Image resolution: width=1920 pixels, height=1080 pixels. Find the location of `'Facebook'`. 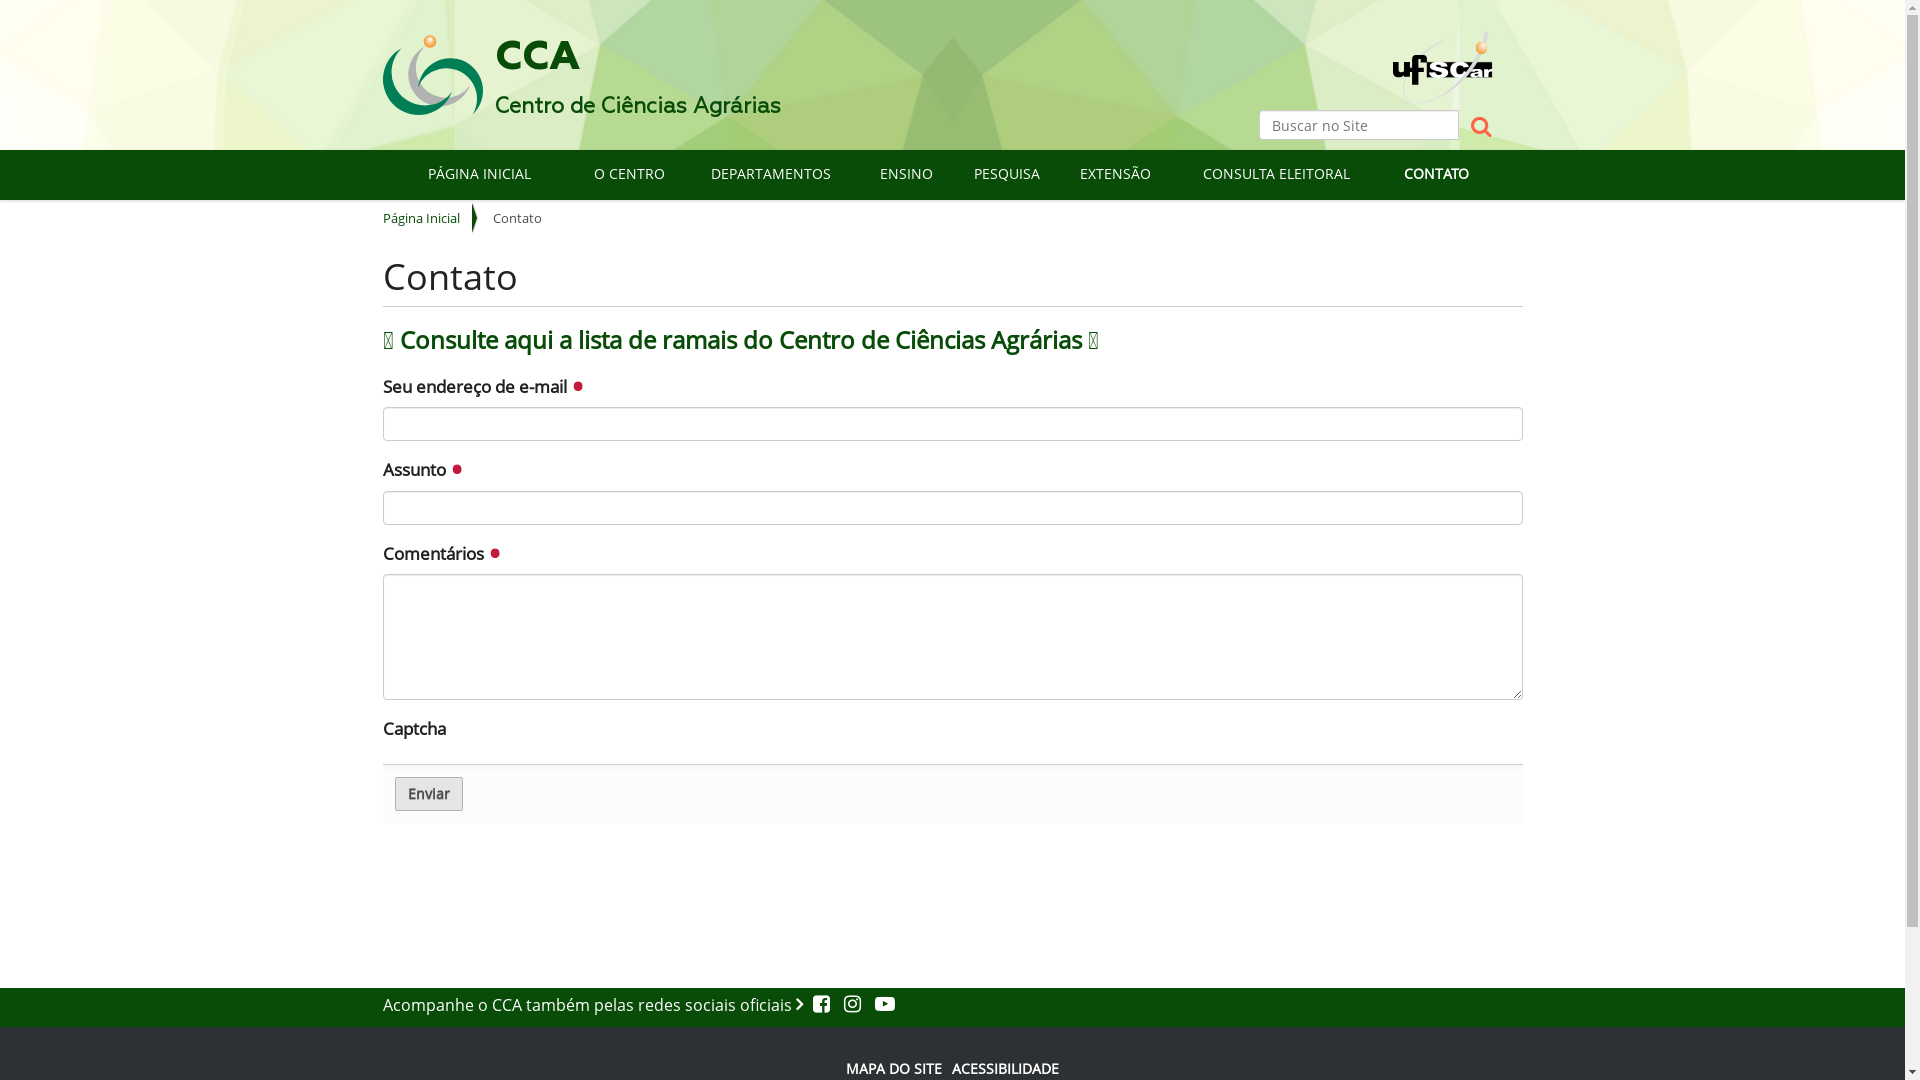

'Facebook' is located at coordinates (822, 1005).